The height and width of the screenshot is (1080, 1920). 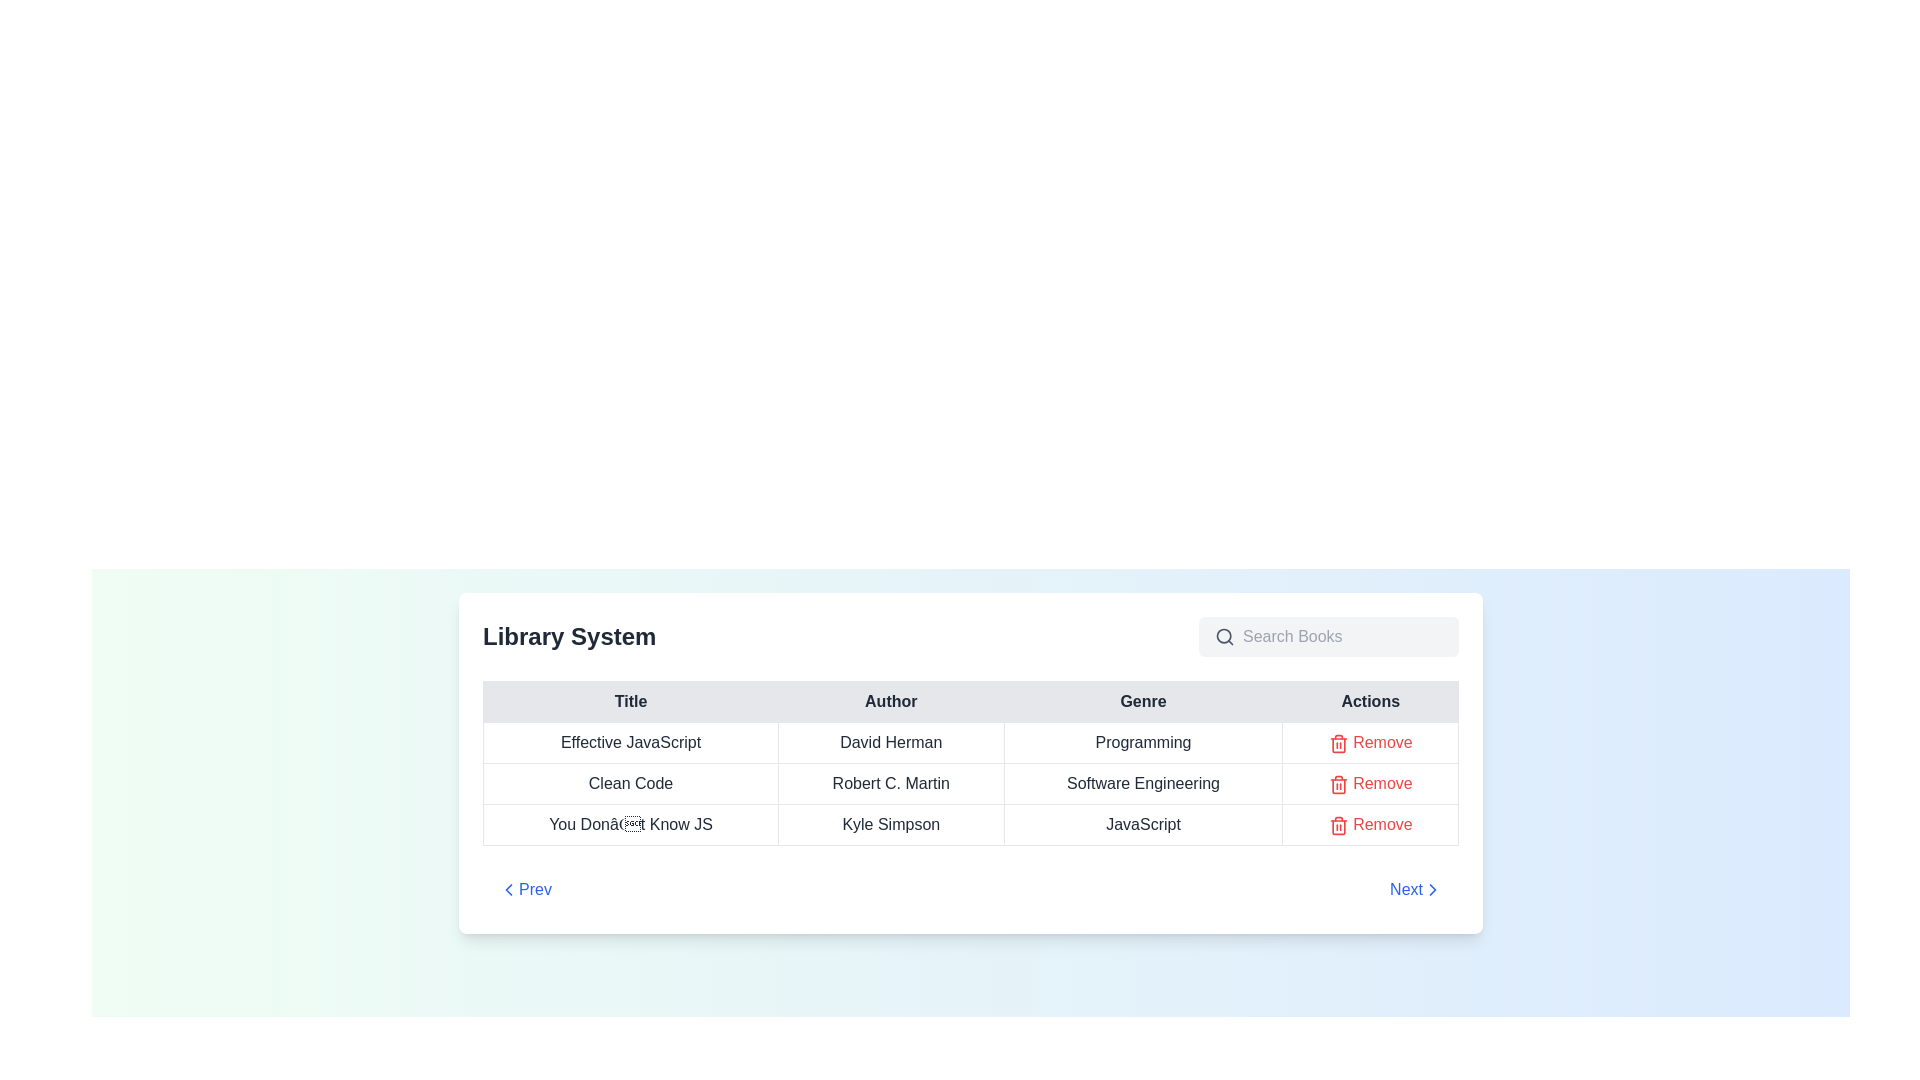 What do you see at coordinates (1223, 636) in the screenshot?
I see `the Image Icon that indicates the presence of a search bar, located to the left of the input field with the placeholder 'Search Books'` at bounding box center [1223, 636].